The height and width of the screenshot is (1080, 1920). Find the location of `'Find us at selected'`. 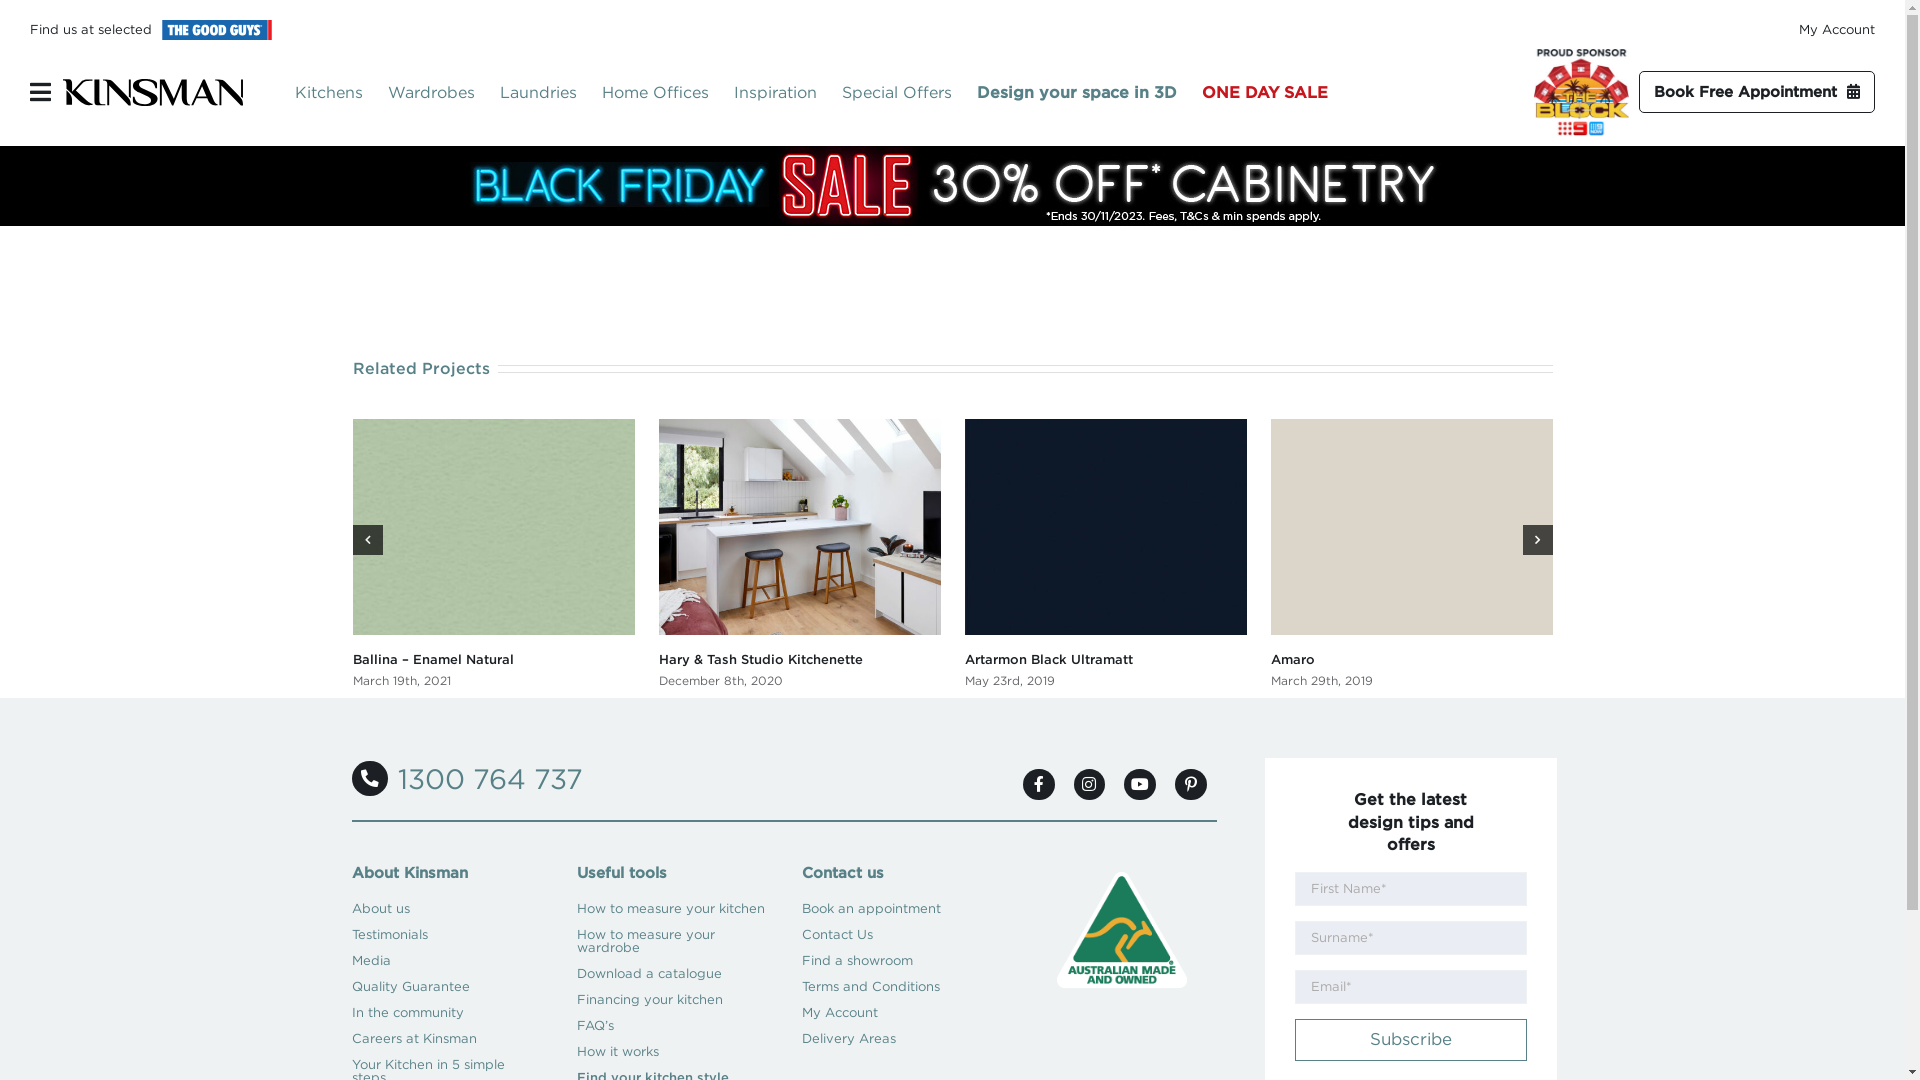

'Find us at selected' is located at coordinates (29, 29).